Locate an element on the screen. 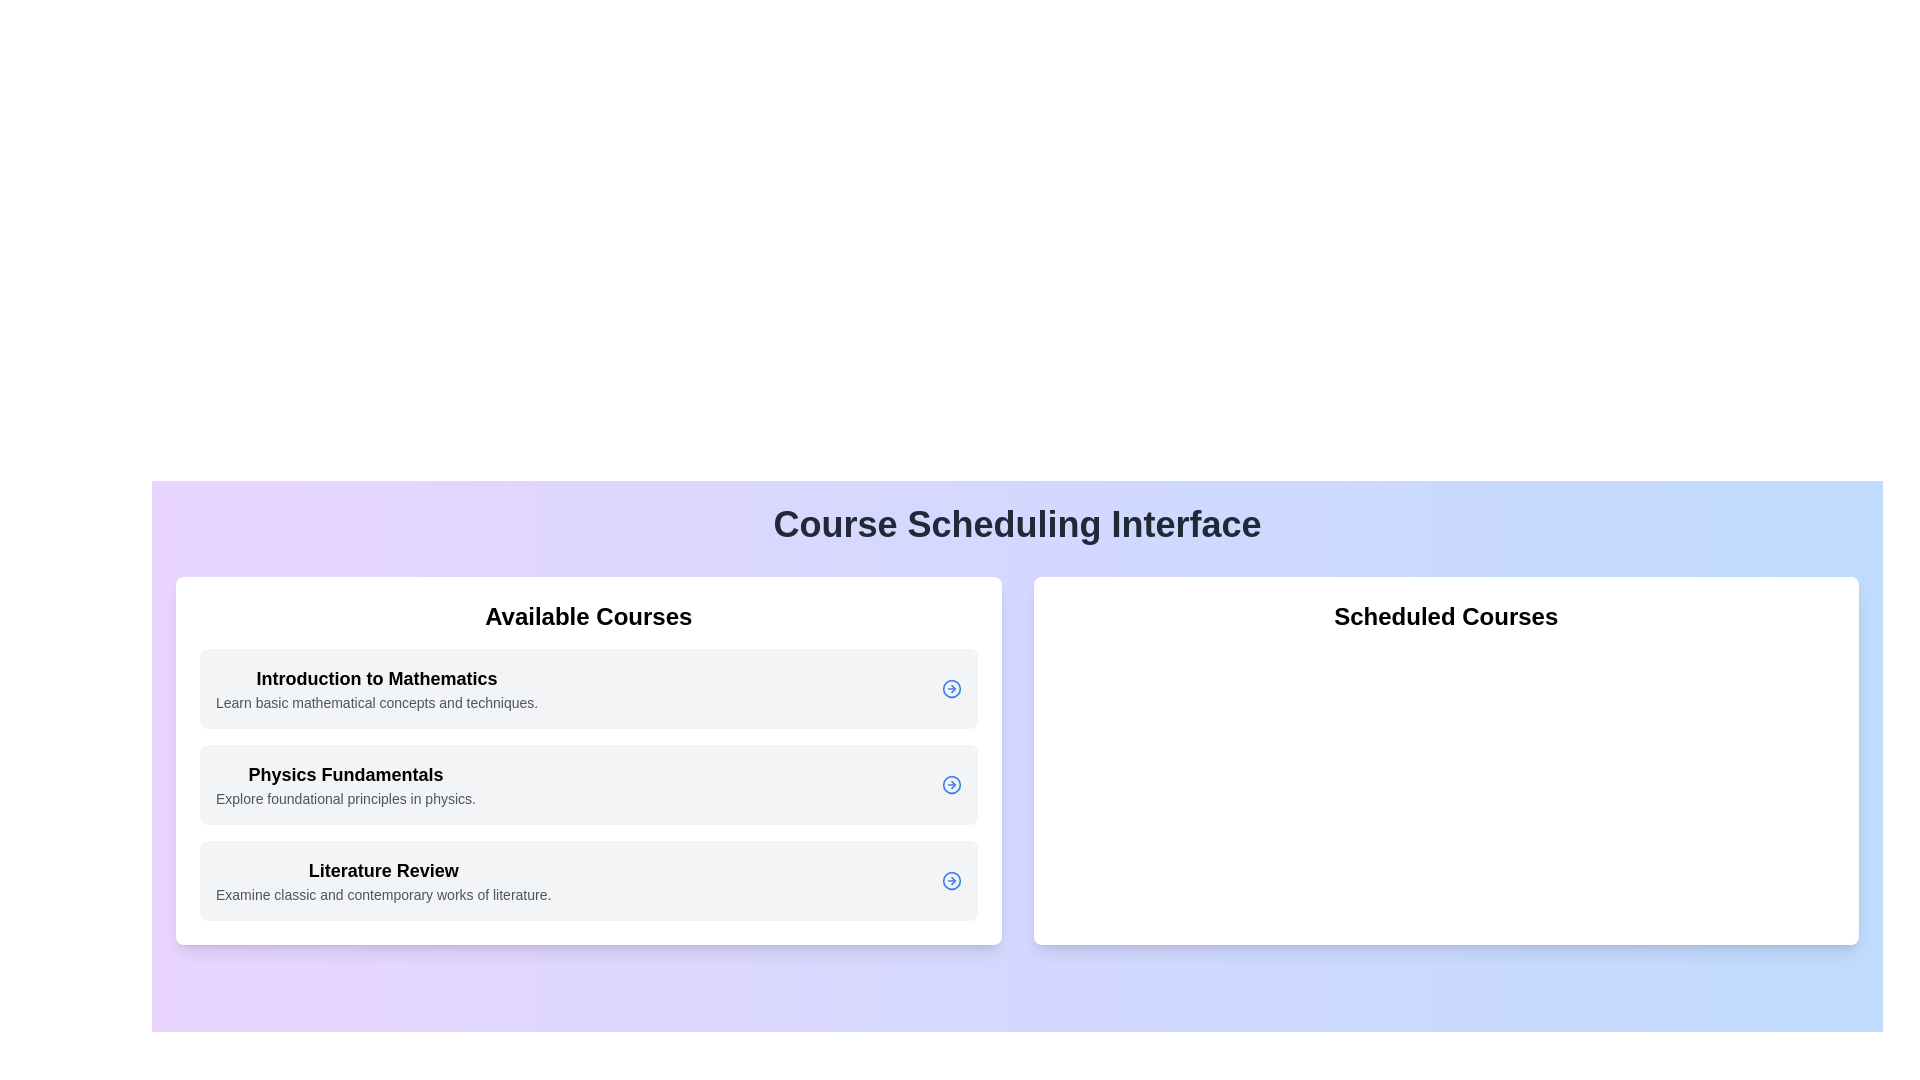 The height and width of the screenshot is (1080, 1920). the title text block for the 'Physics Fundamentals' course, which is located in the second row of the course list in the scheduling interface is located at coordinates (345, 774).